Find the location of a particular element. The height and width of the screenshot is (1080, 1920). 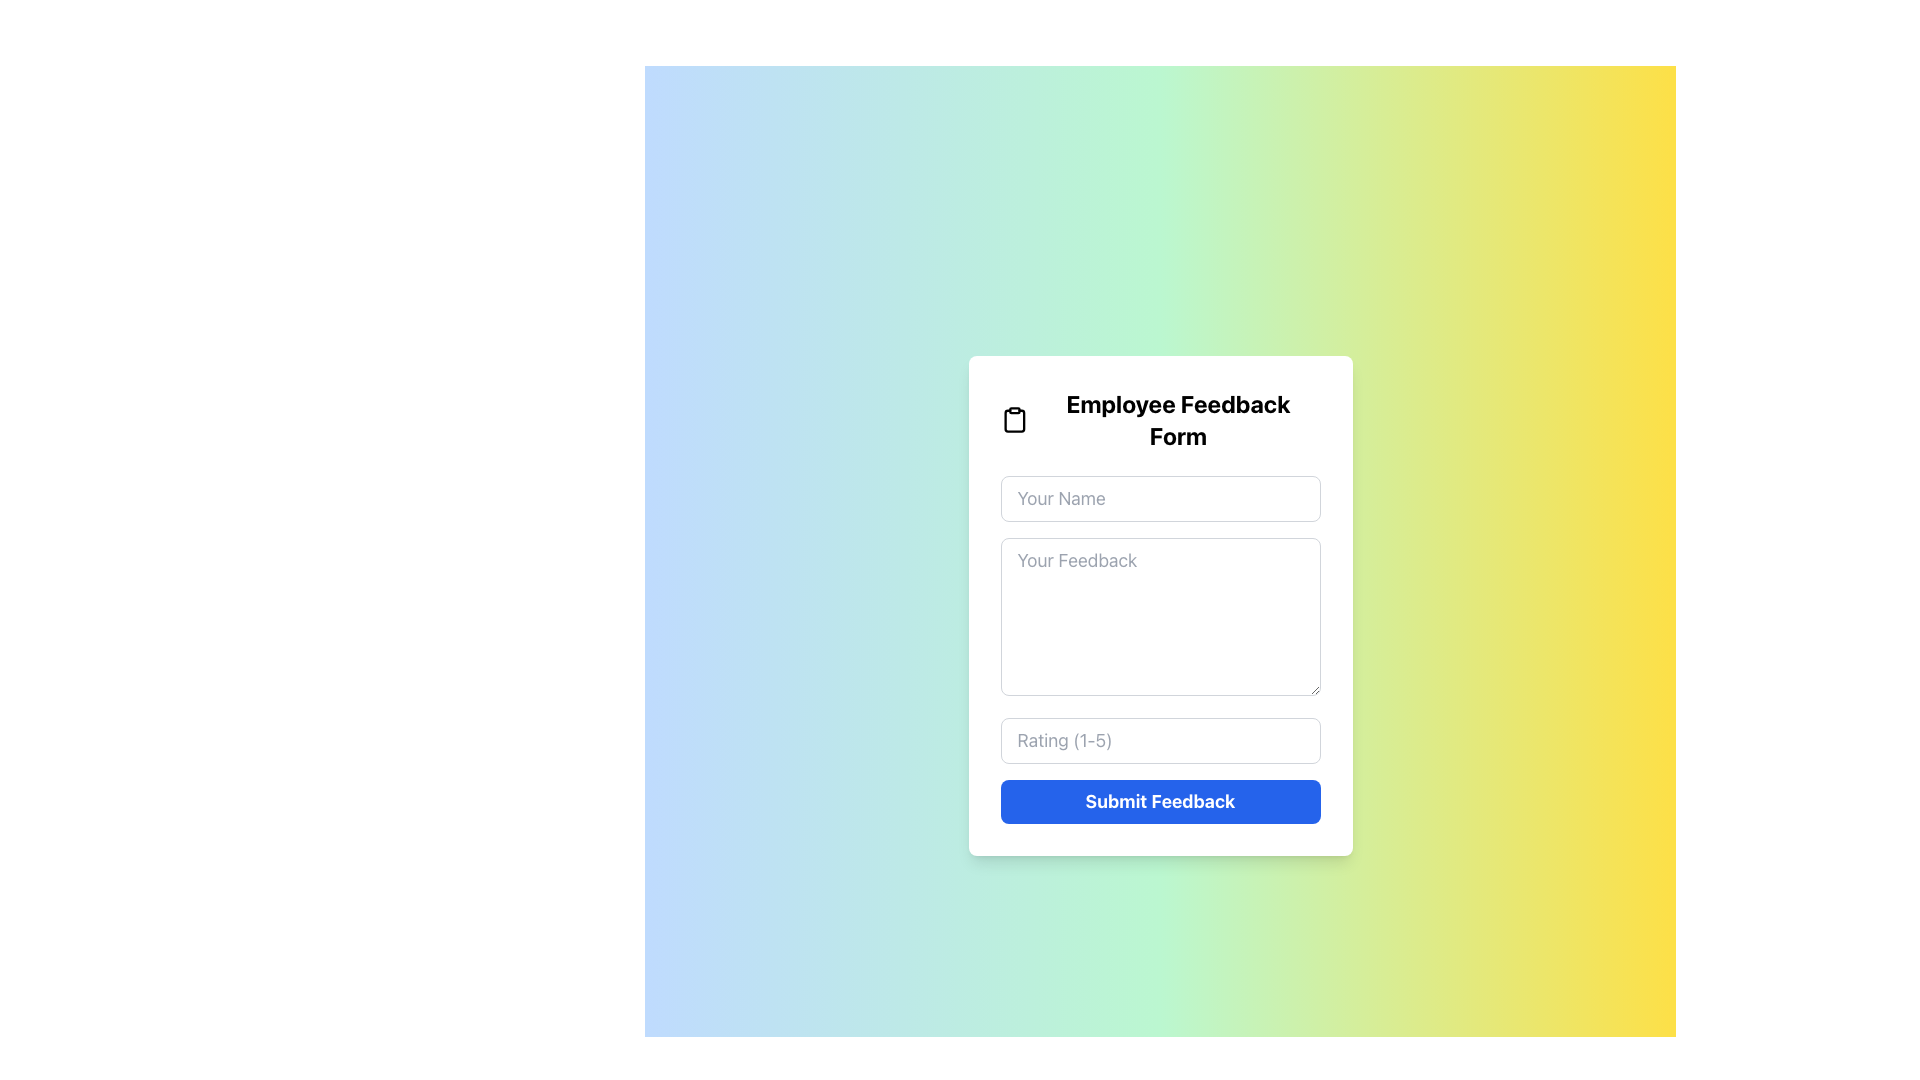

the decorative icon in the header of the 'Employee Feedback Form', which is positioned to the left of the form title and serves a branding purpose is located at coordinates (1014, 419).